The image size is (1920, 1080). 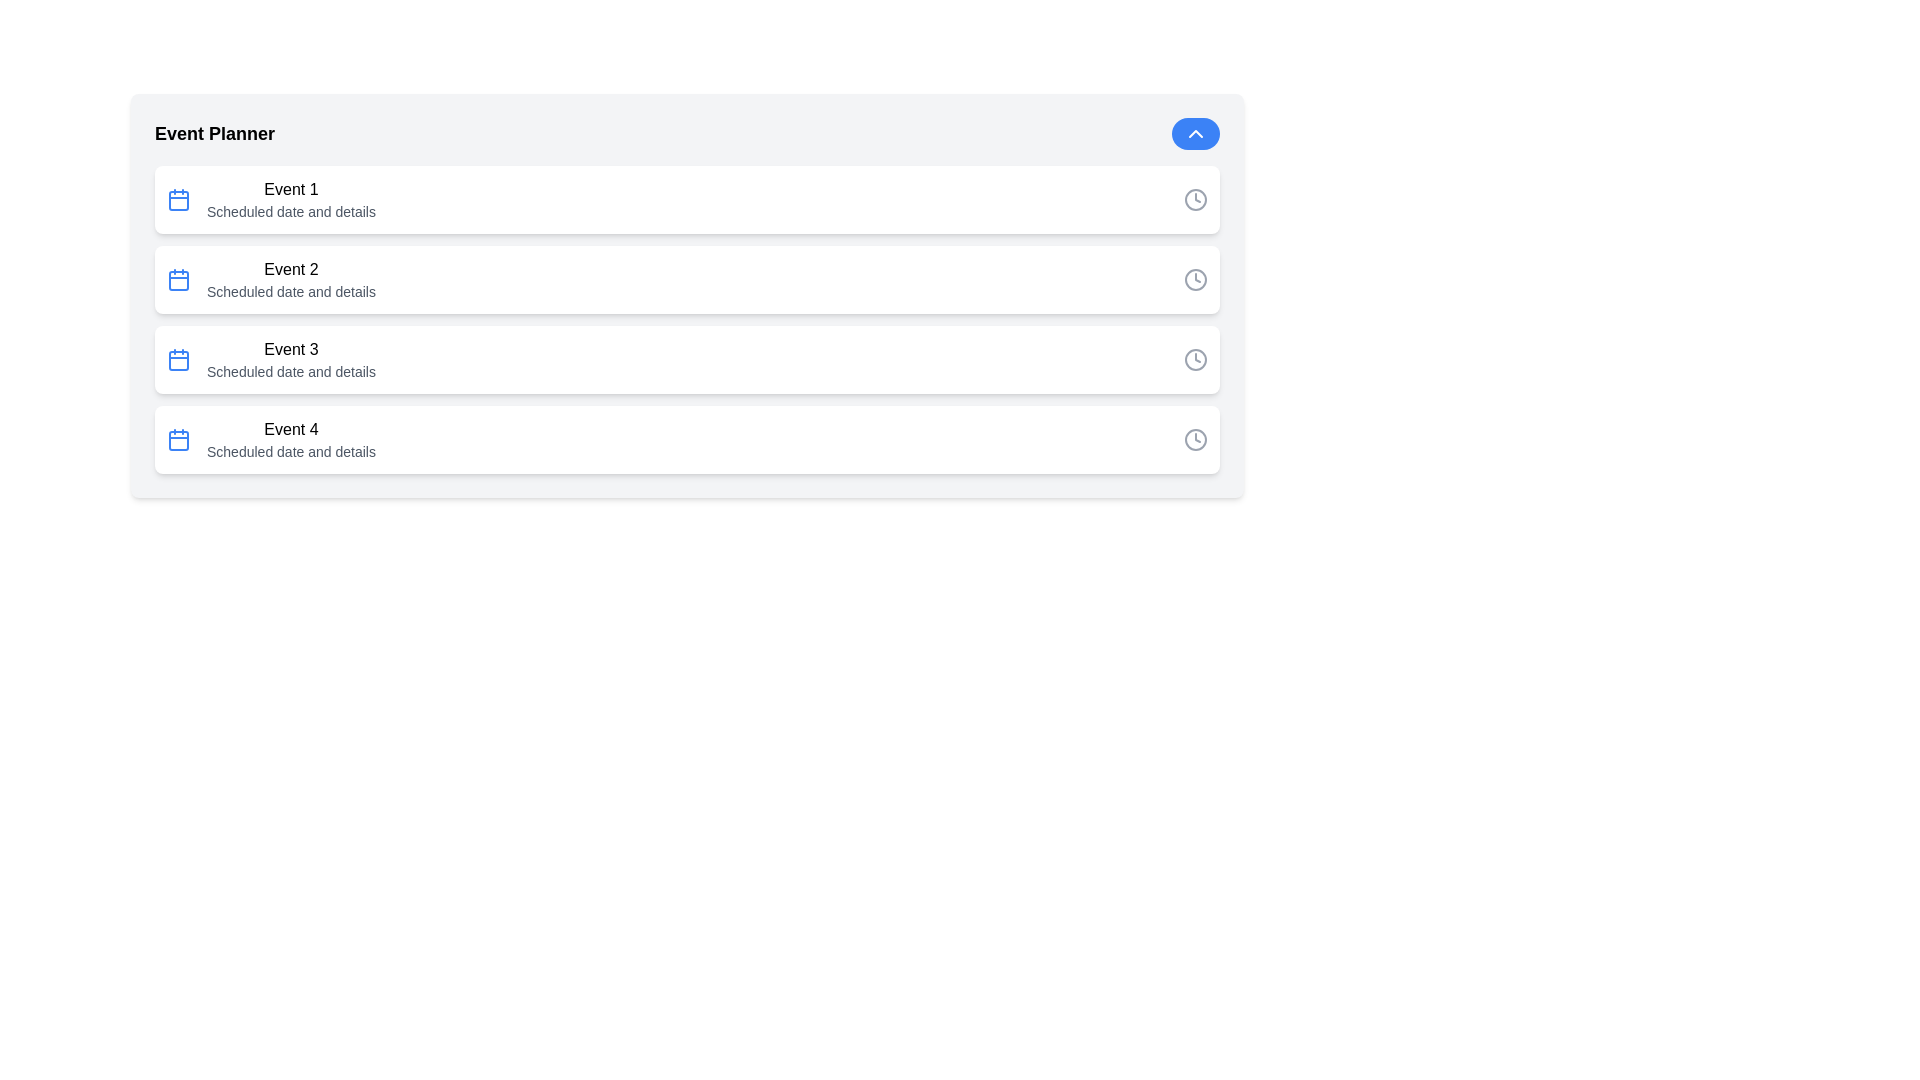 What do you see at coordinates (290, 438) in the screenshot?
I see `text content displayed in the fourth item of the vertical list in the 'Event Planner' section, which shows the title 'Event 4' and its brief description 'Scheduled date and details'` at bounding box center [290, 438].